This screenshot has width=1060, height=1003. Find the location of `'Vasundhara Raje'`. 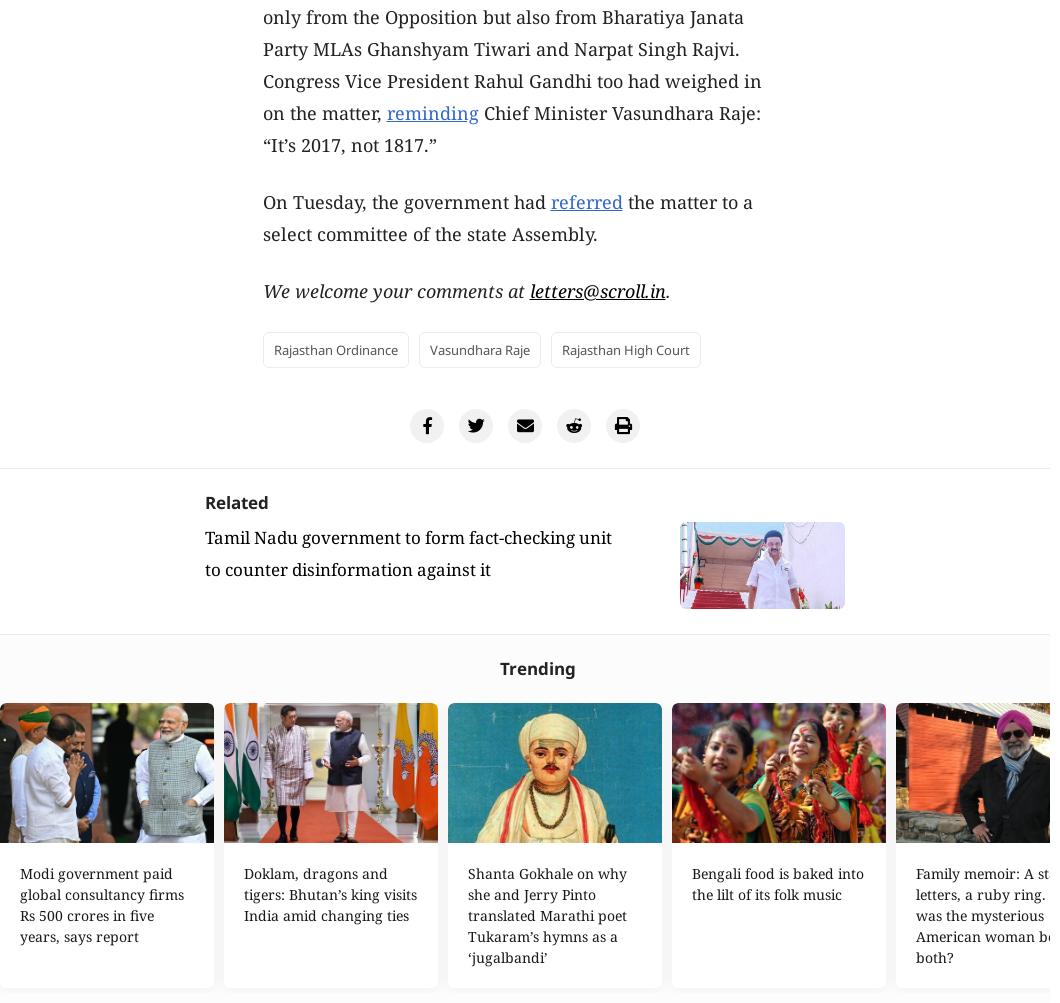

'Vasundhara Raje' is located at coordinates (478, 348).